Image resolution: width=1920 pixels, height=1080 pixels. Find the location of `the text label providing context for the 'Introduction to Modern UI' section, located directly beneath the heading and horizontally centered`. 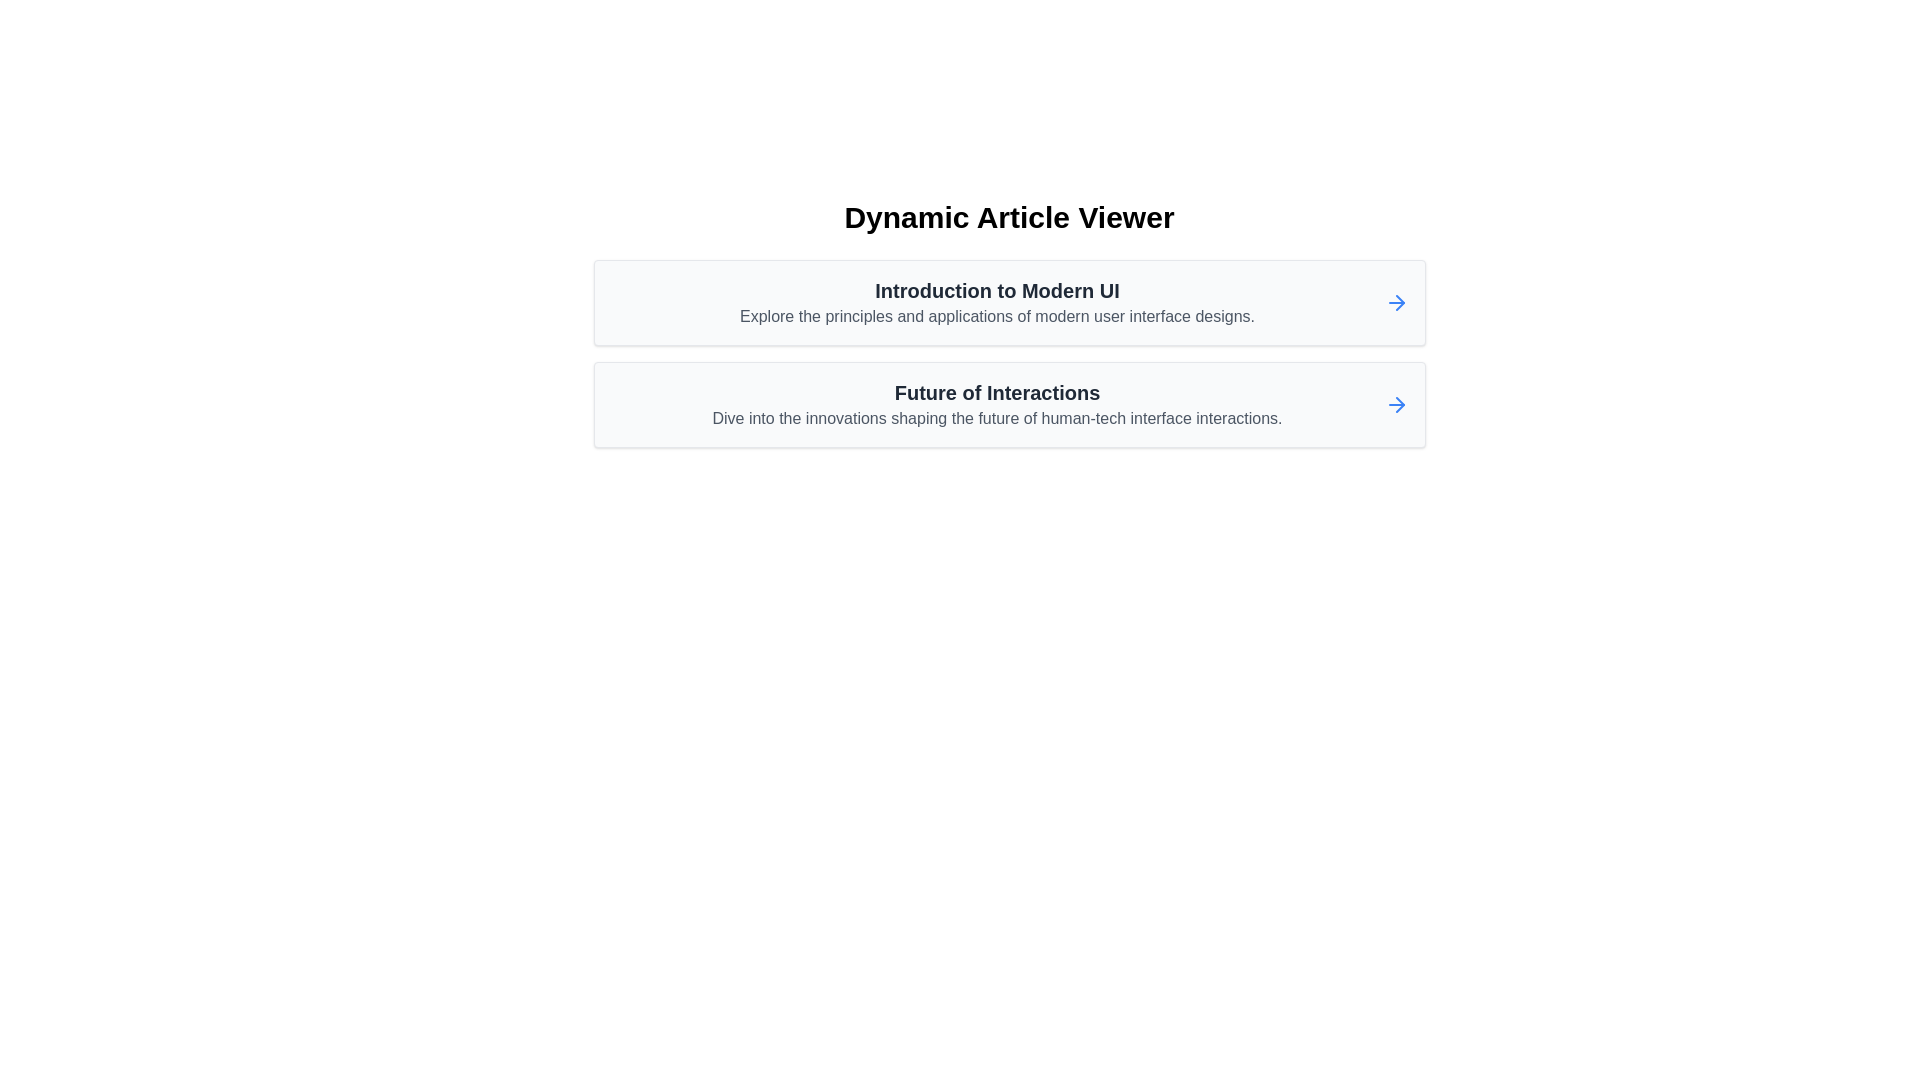

the text label providing context for the 'Introduction to Modern UI' section, located directly beneath the heading and horizontally centered is located at coordinates (997, 315).